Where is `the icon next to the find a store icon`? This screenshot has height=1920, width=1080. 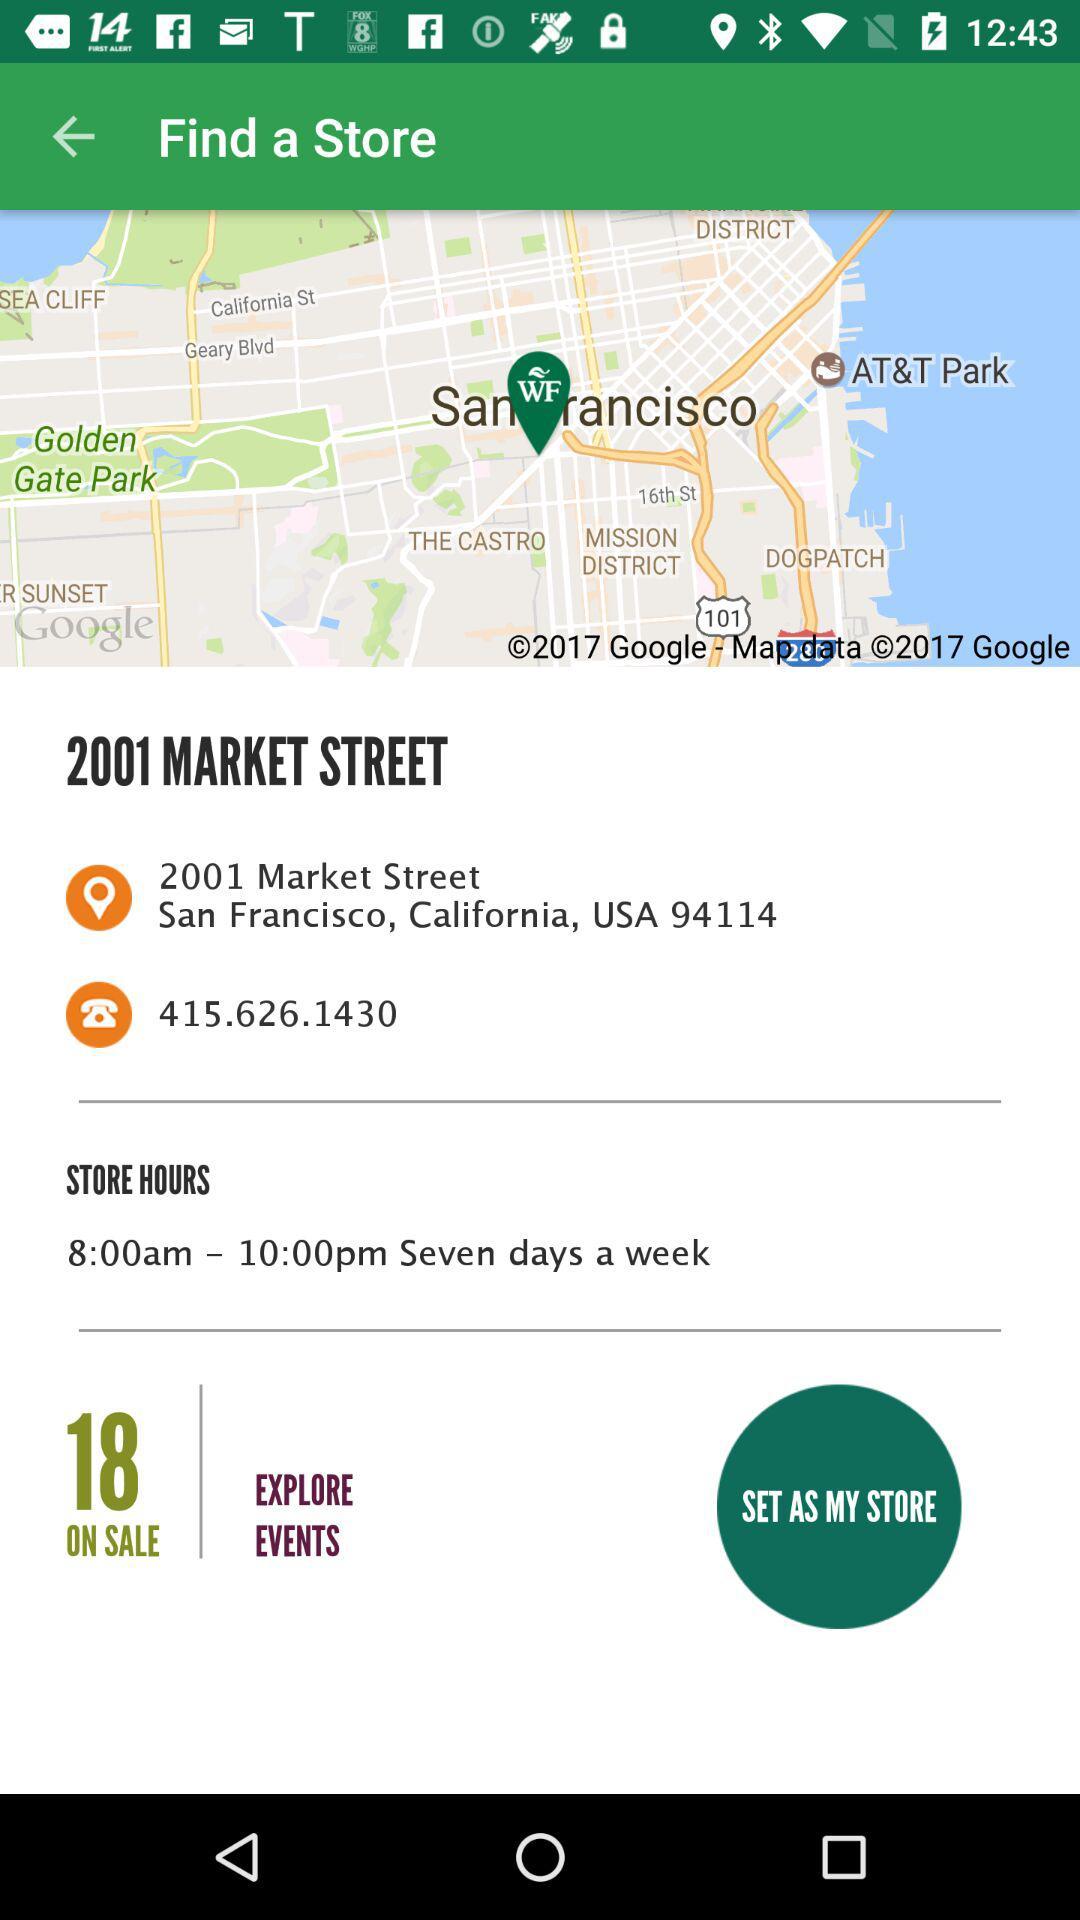 the icon next to the find a store icon is located at coordinates (72, 135).